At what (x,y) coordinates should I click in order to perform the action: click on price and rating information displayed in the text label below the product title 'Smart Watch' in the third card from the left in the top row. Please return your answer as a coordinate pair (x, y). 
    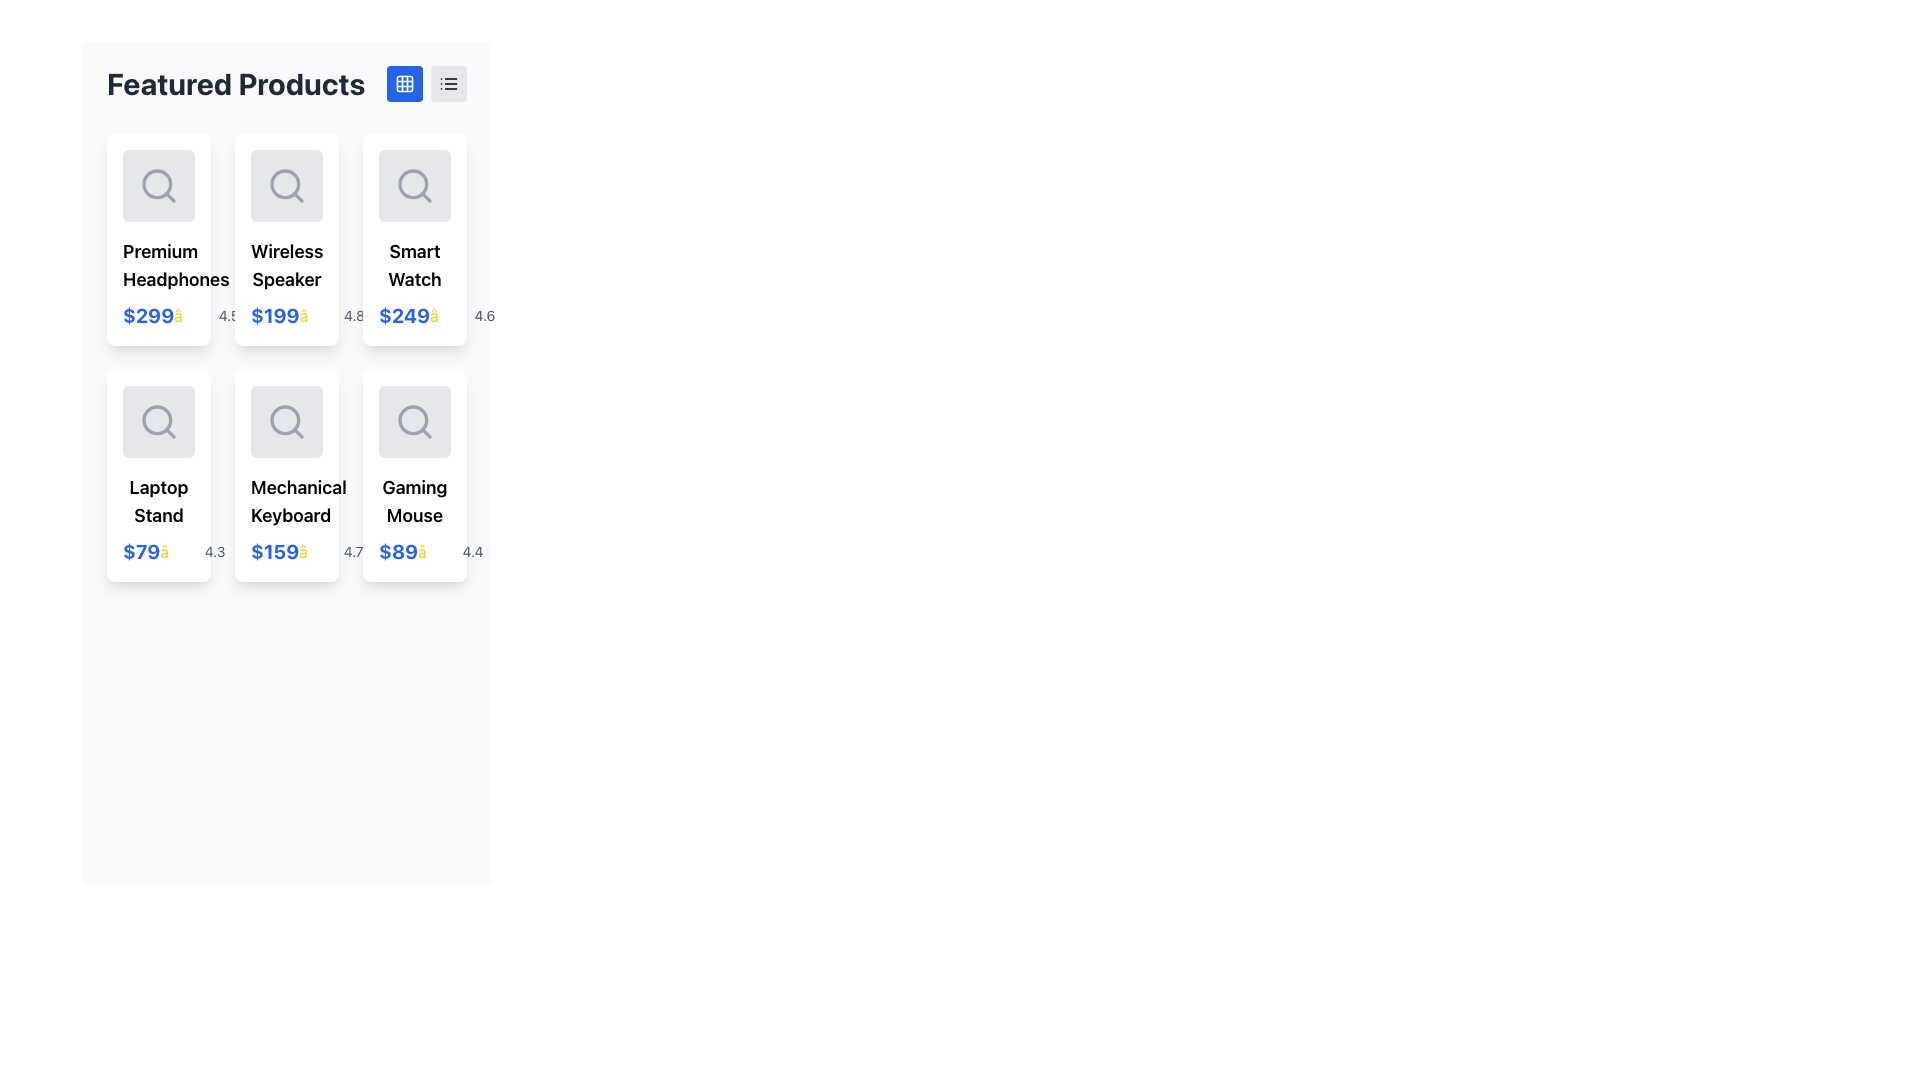
    Looking at the image, I should click on (413, 315).